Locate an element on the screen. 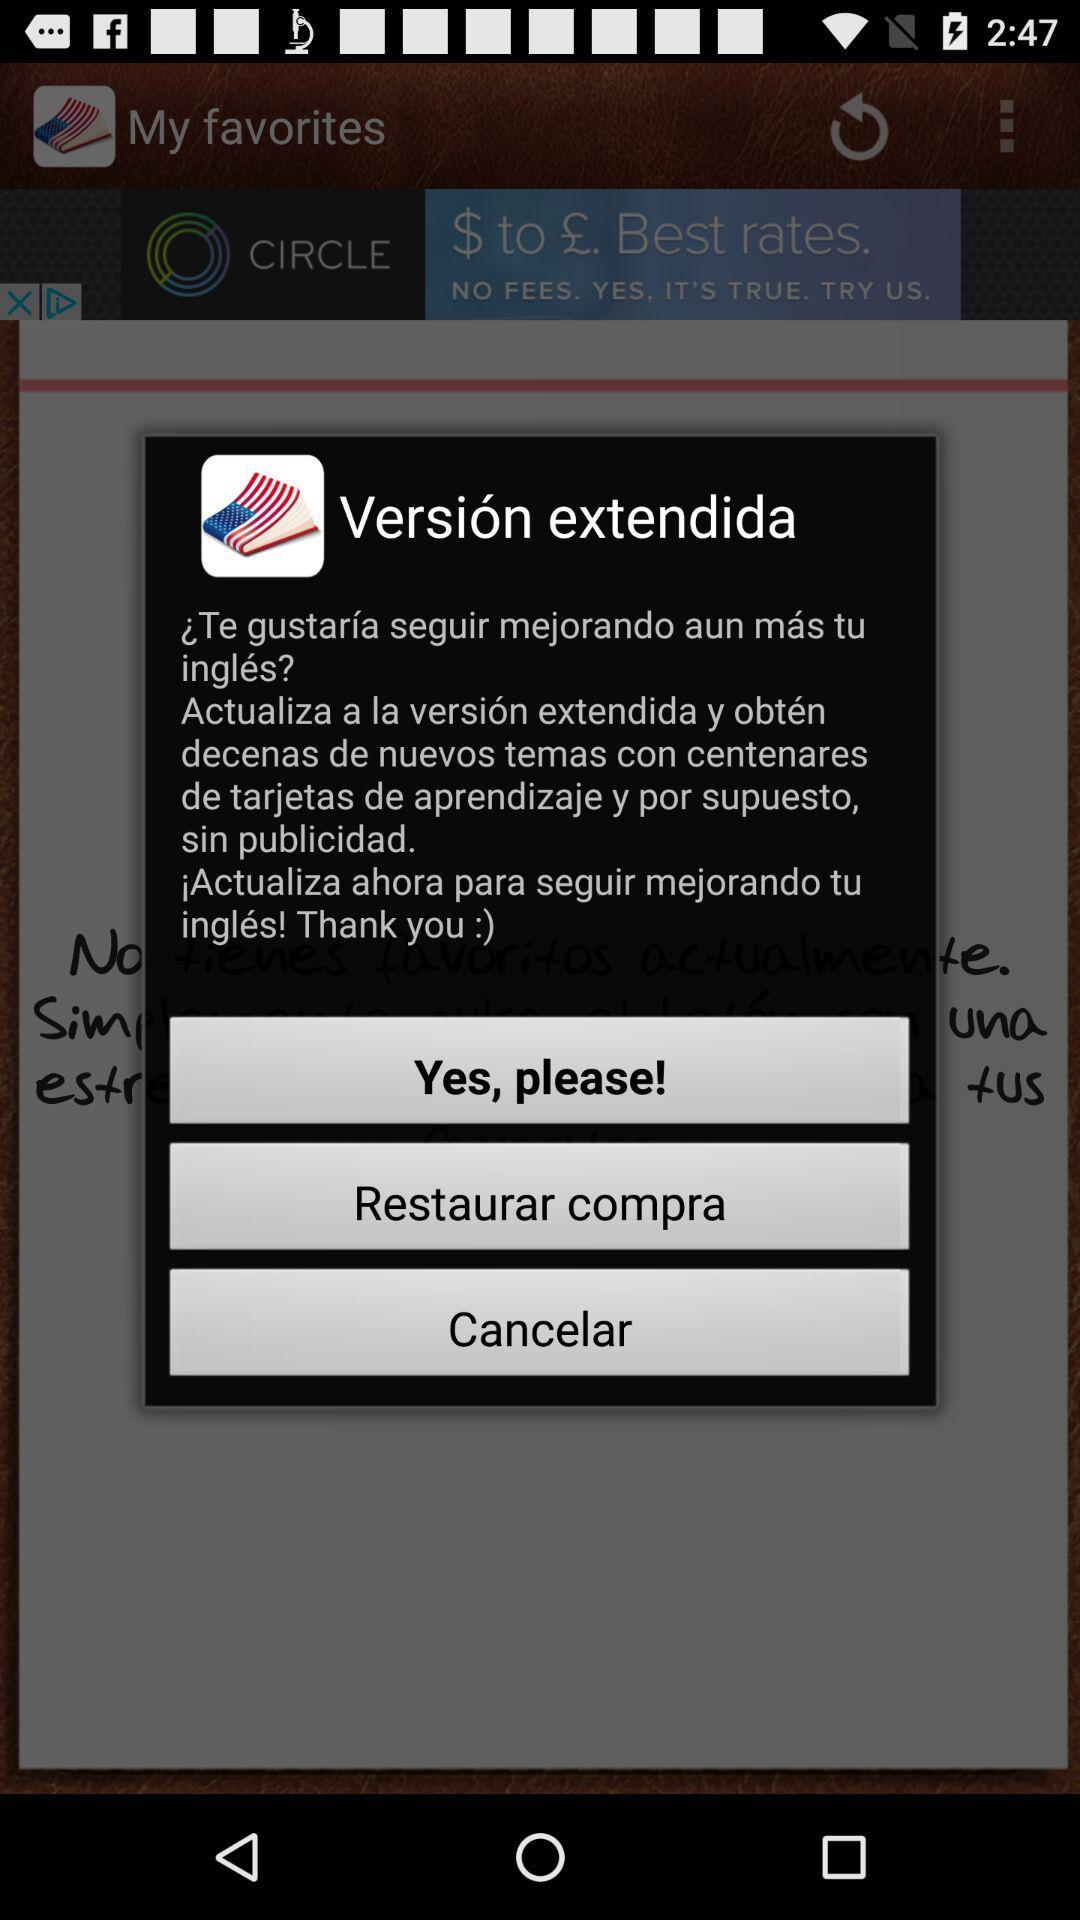 The image size is (1080, 1920). cancelar at the bottom is located at coordinates (540, 1328).